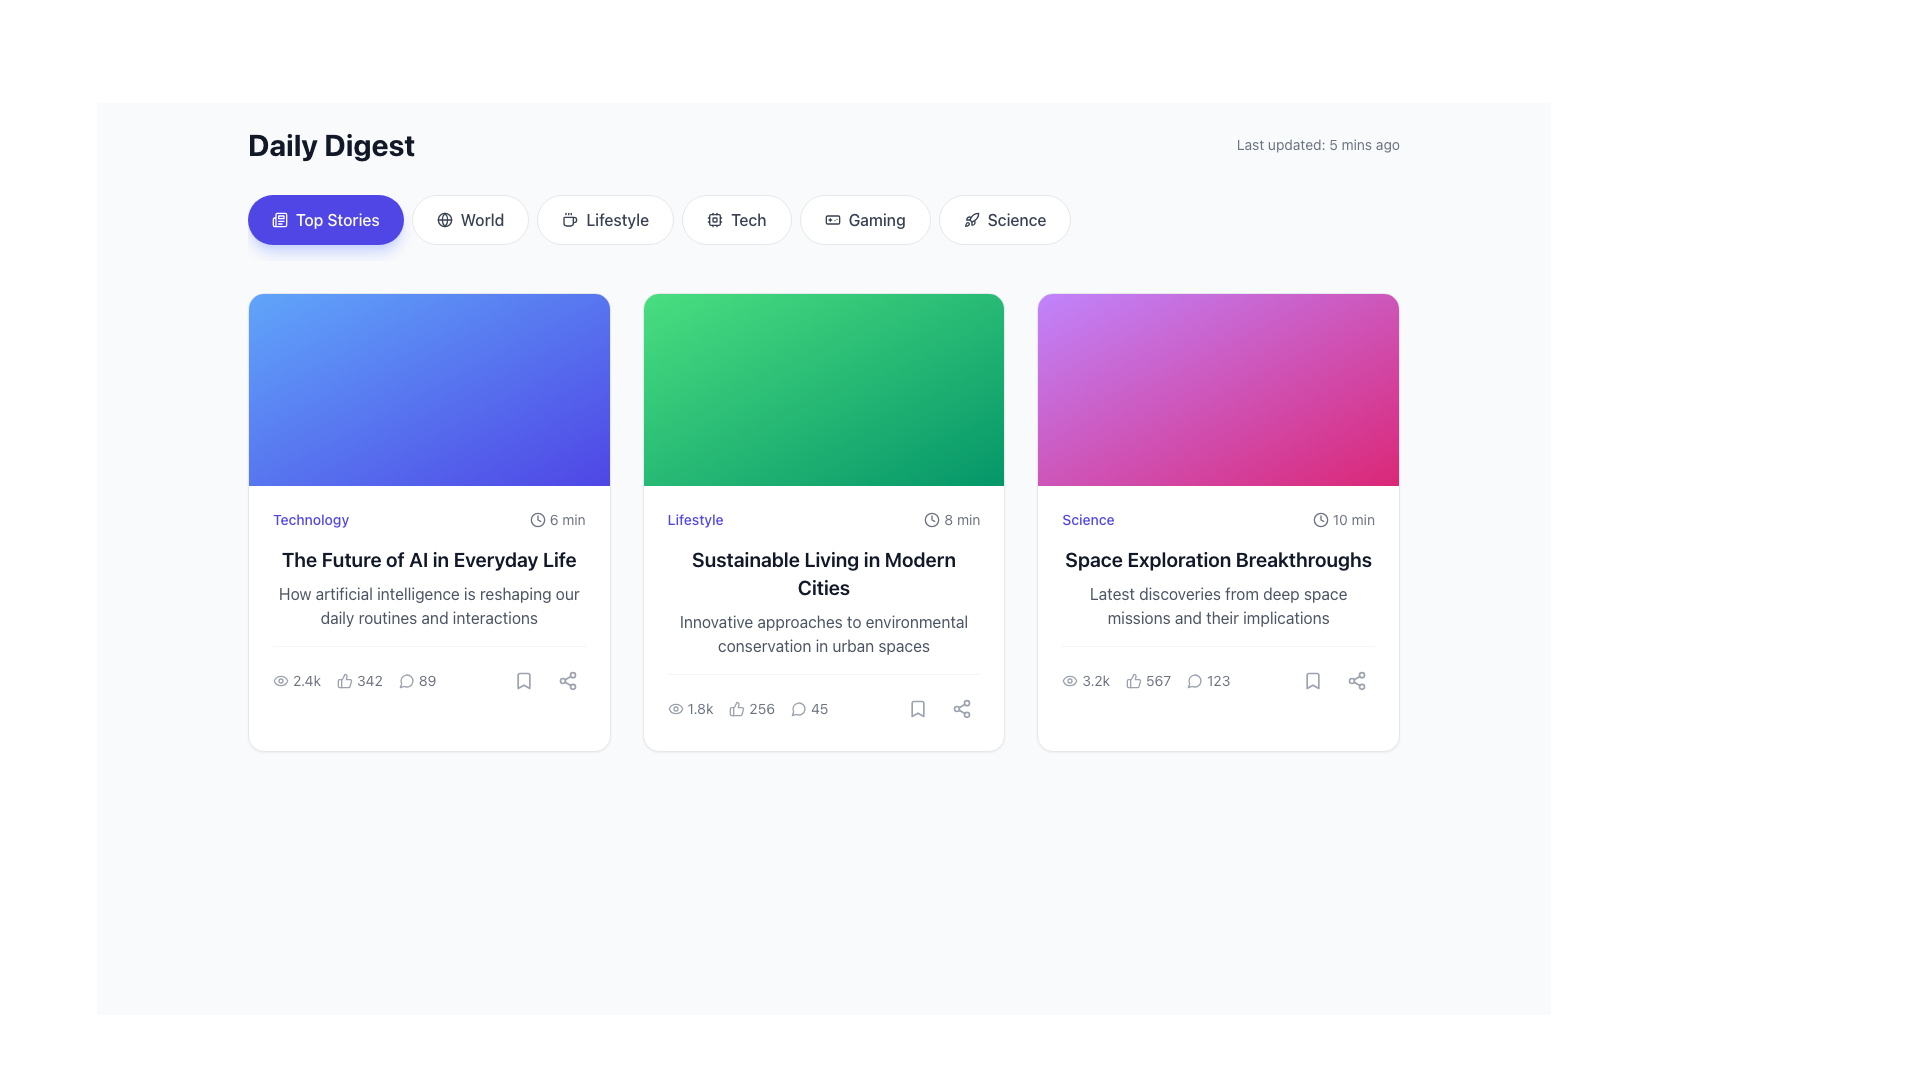 The width and height of the screenshot is (1920, 1080). I want to click on the small bookmark icon rendered as an outline, located below the 'Sustainable Living in Modern Cities' card, so click(917, 708).